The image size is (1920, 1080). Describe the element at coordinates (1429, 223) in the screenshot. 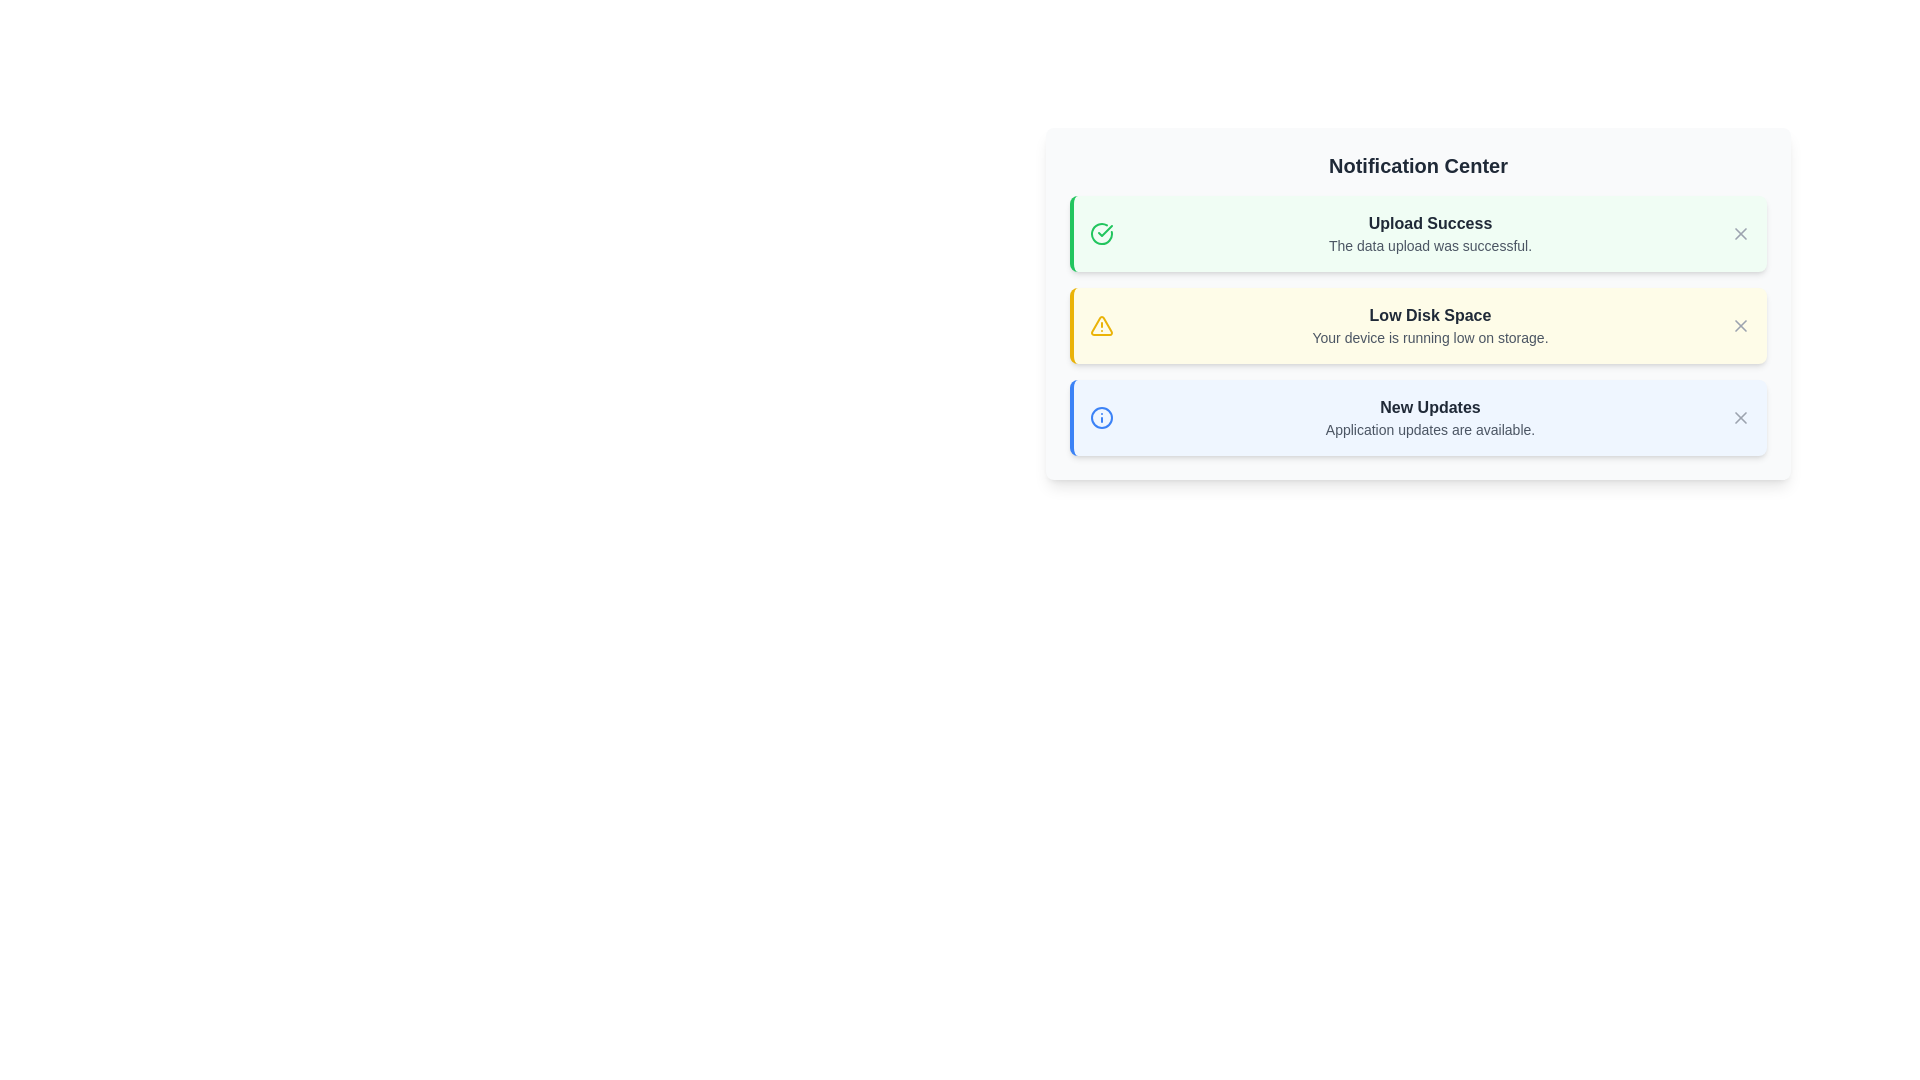

I see `the bold text label displaying 'Upload Success' at the top of the notification card in the Notification Center` at that location.